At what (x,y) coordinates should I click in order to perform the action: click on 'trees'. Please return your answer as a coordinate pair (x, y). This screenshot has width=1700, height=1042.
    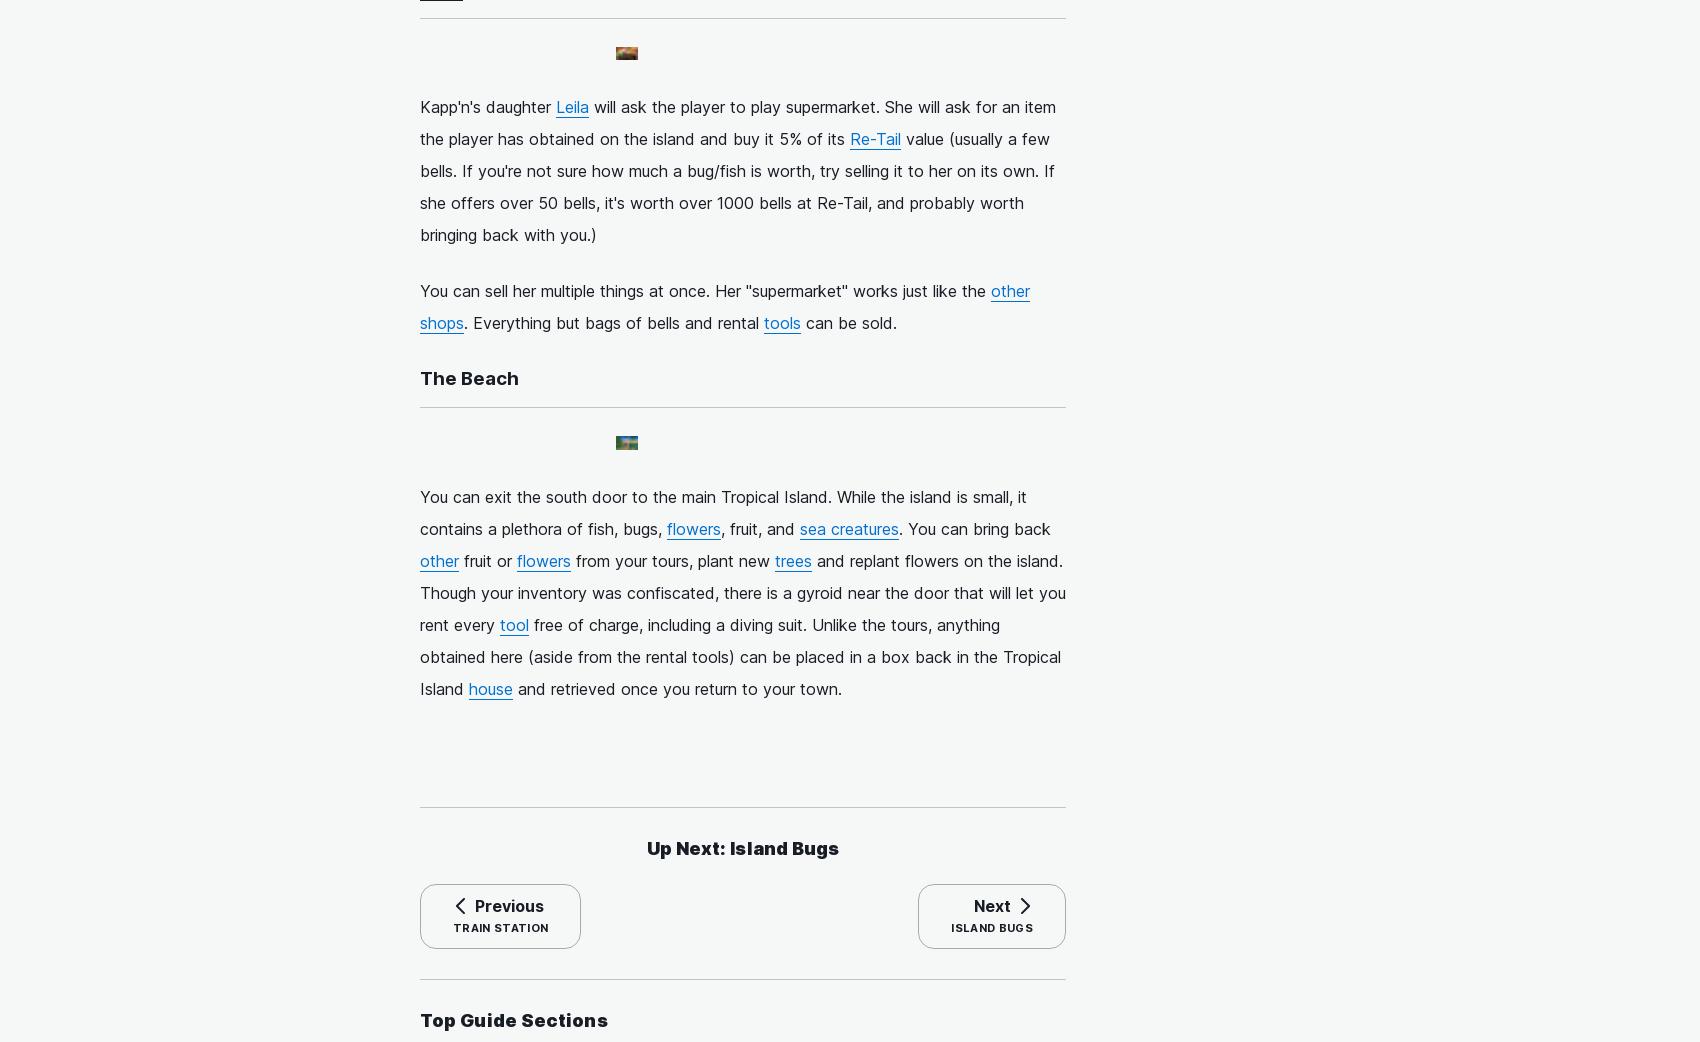
    Looking at the image, I should click on (792, 558).